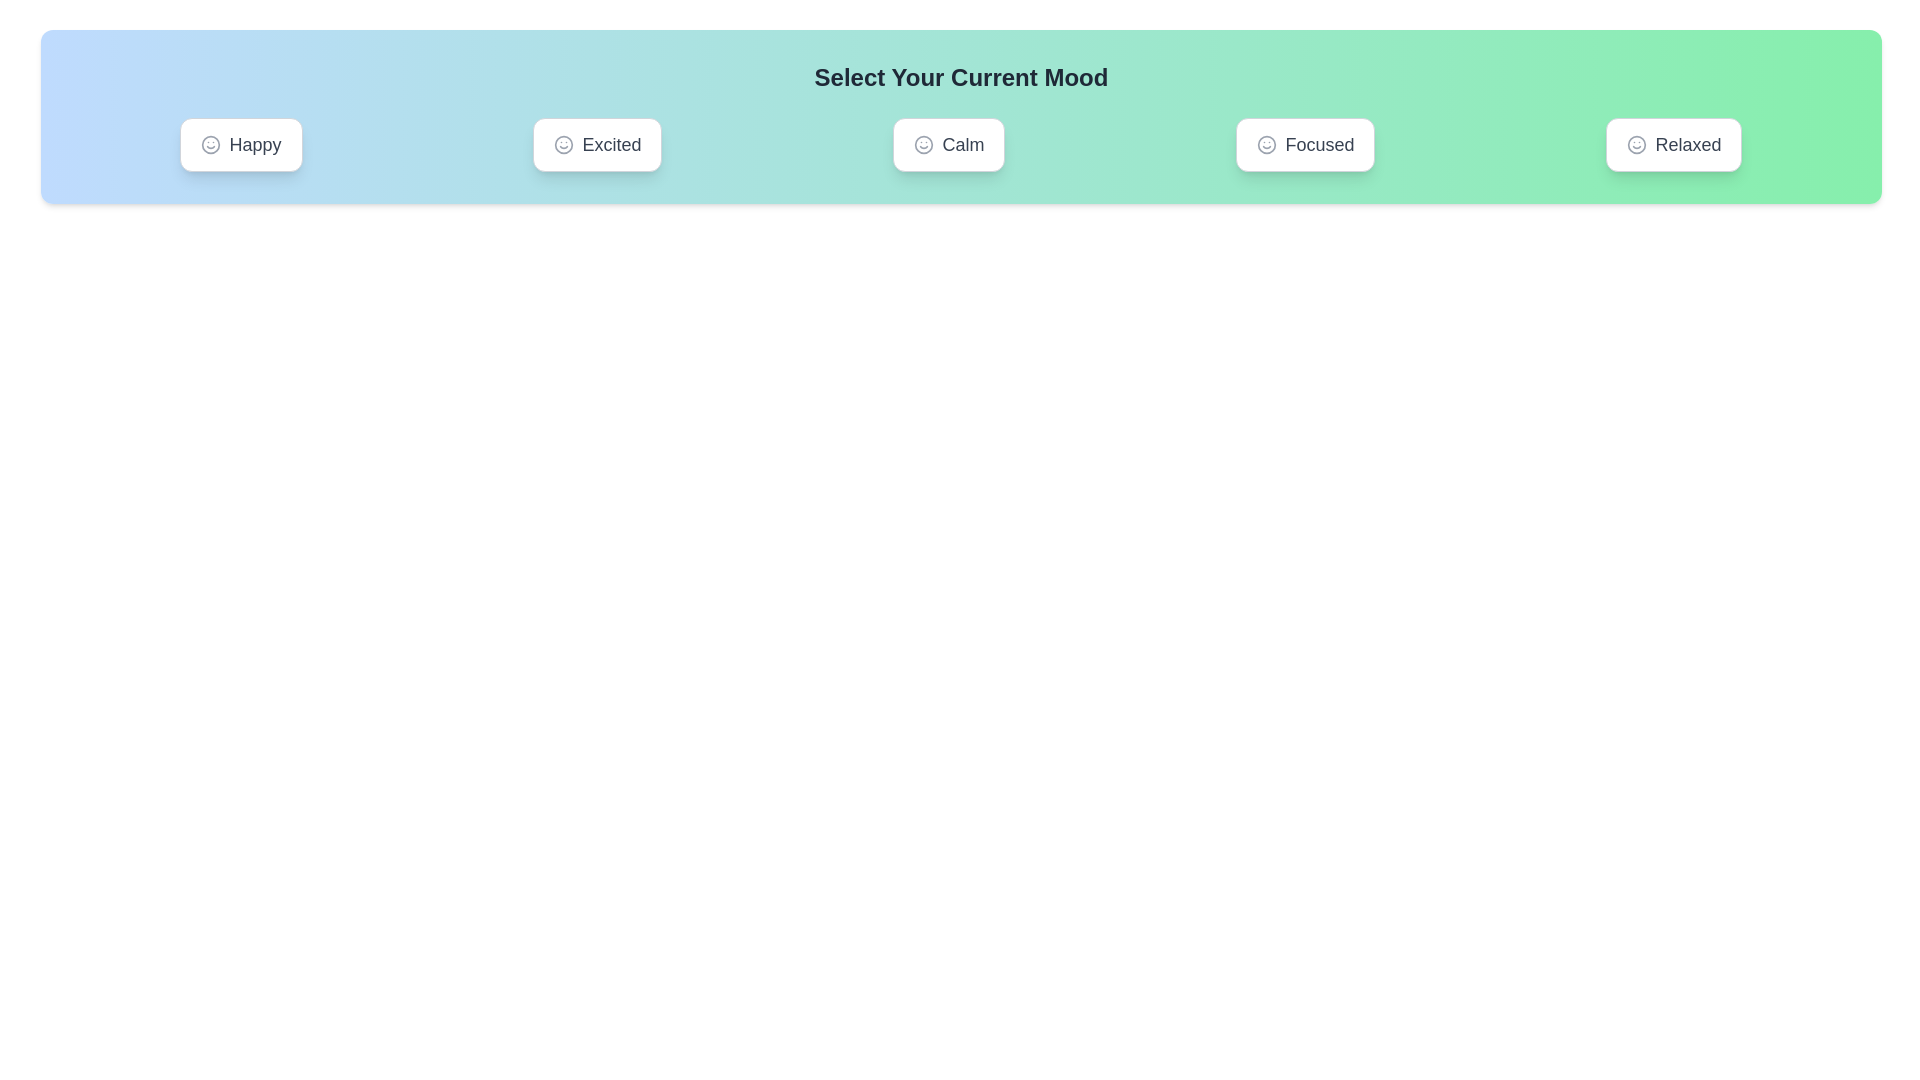 The width and height of the screenshot is (1920, 1080). I want to click on the mood button labeled Relaxed, so click(1674, 144).